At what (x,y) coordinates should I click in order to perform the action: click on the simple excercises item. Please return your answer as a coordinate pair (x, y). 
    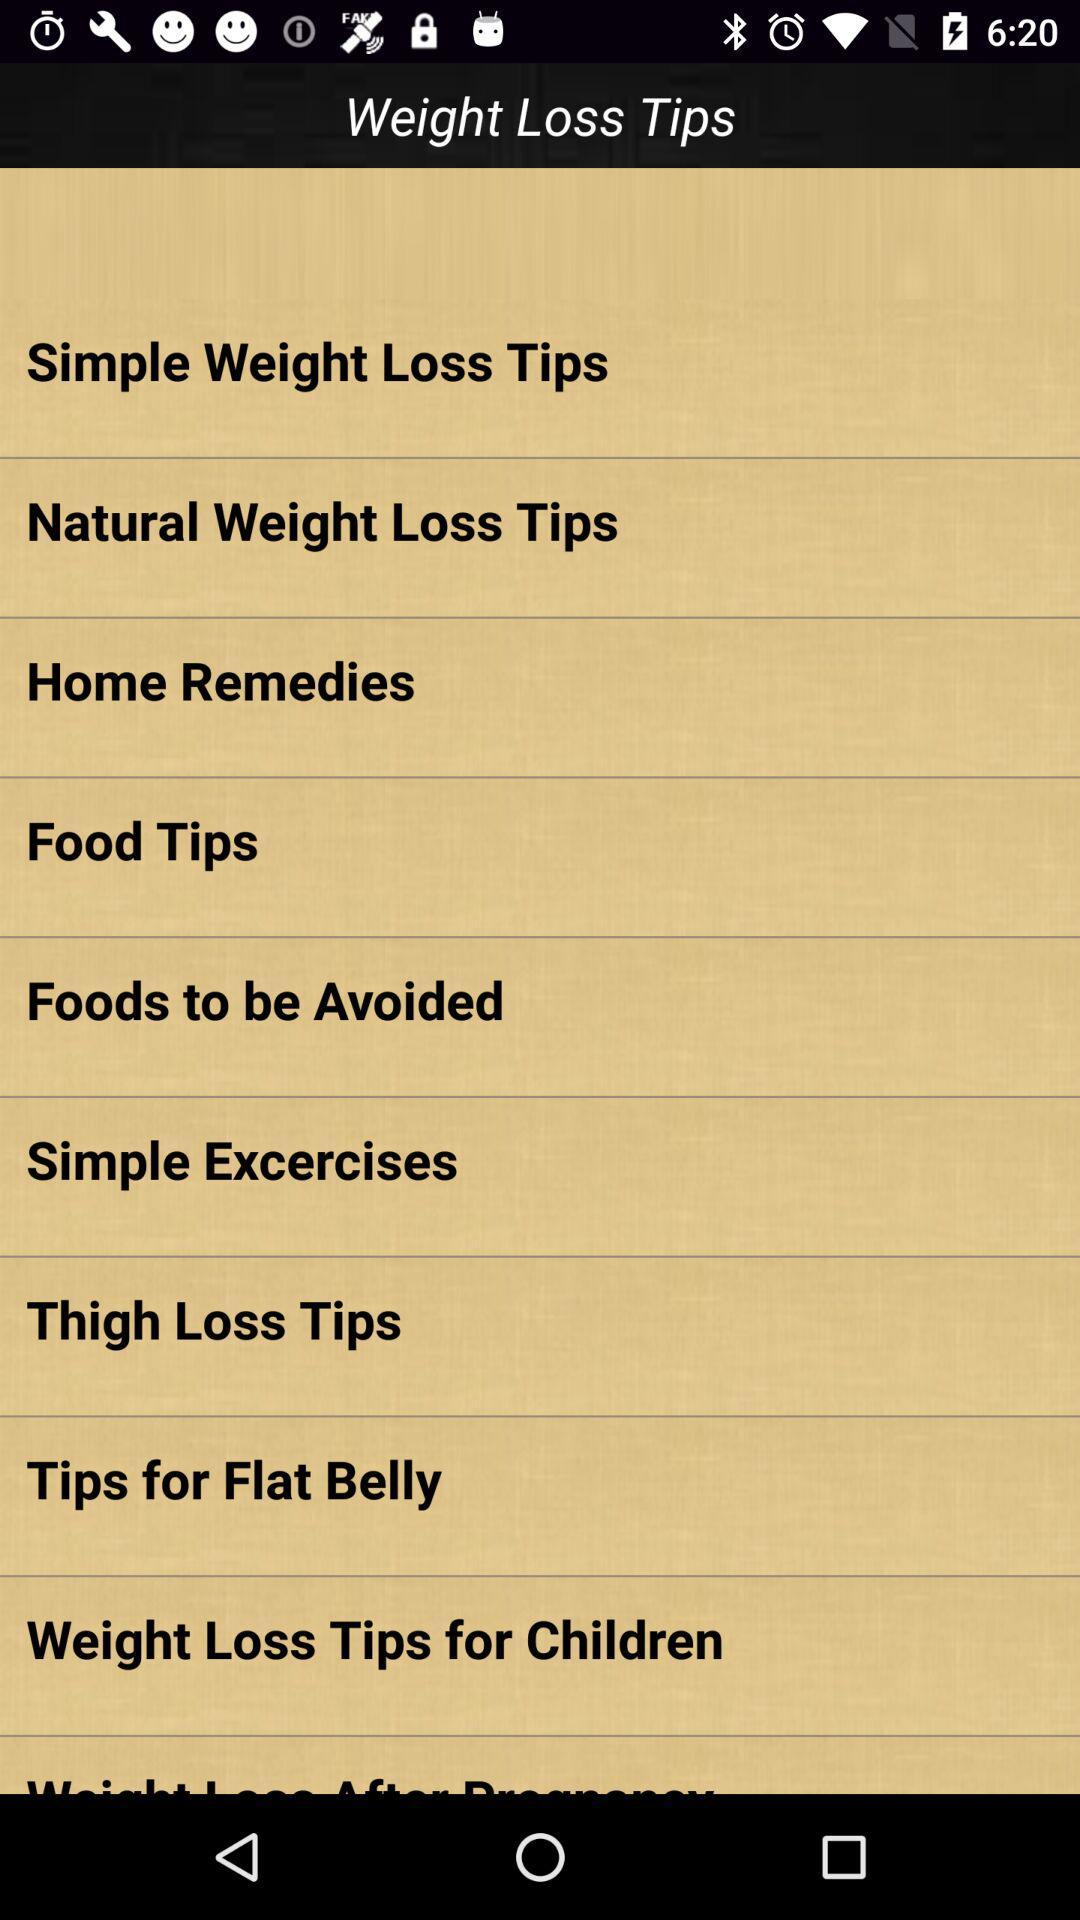
    Looking at the image, I should click on (540, 1159).